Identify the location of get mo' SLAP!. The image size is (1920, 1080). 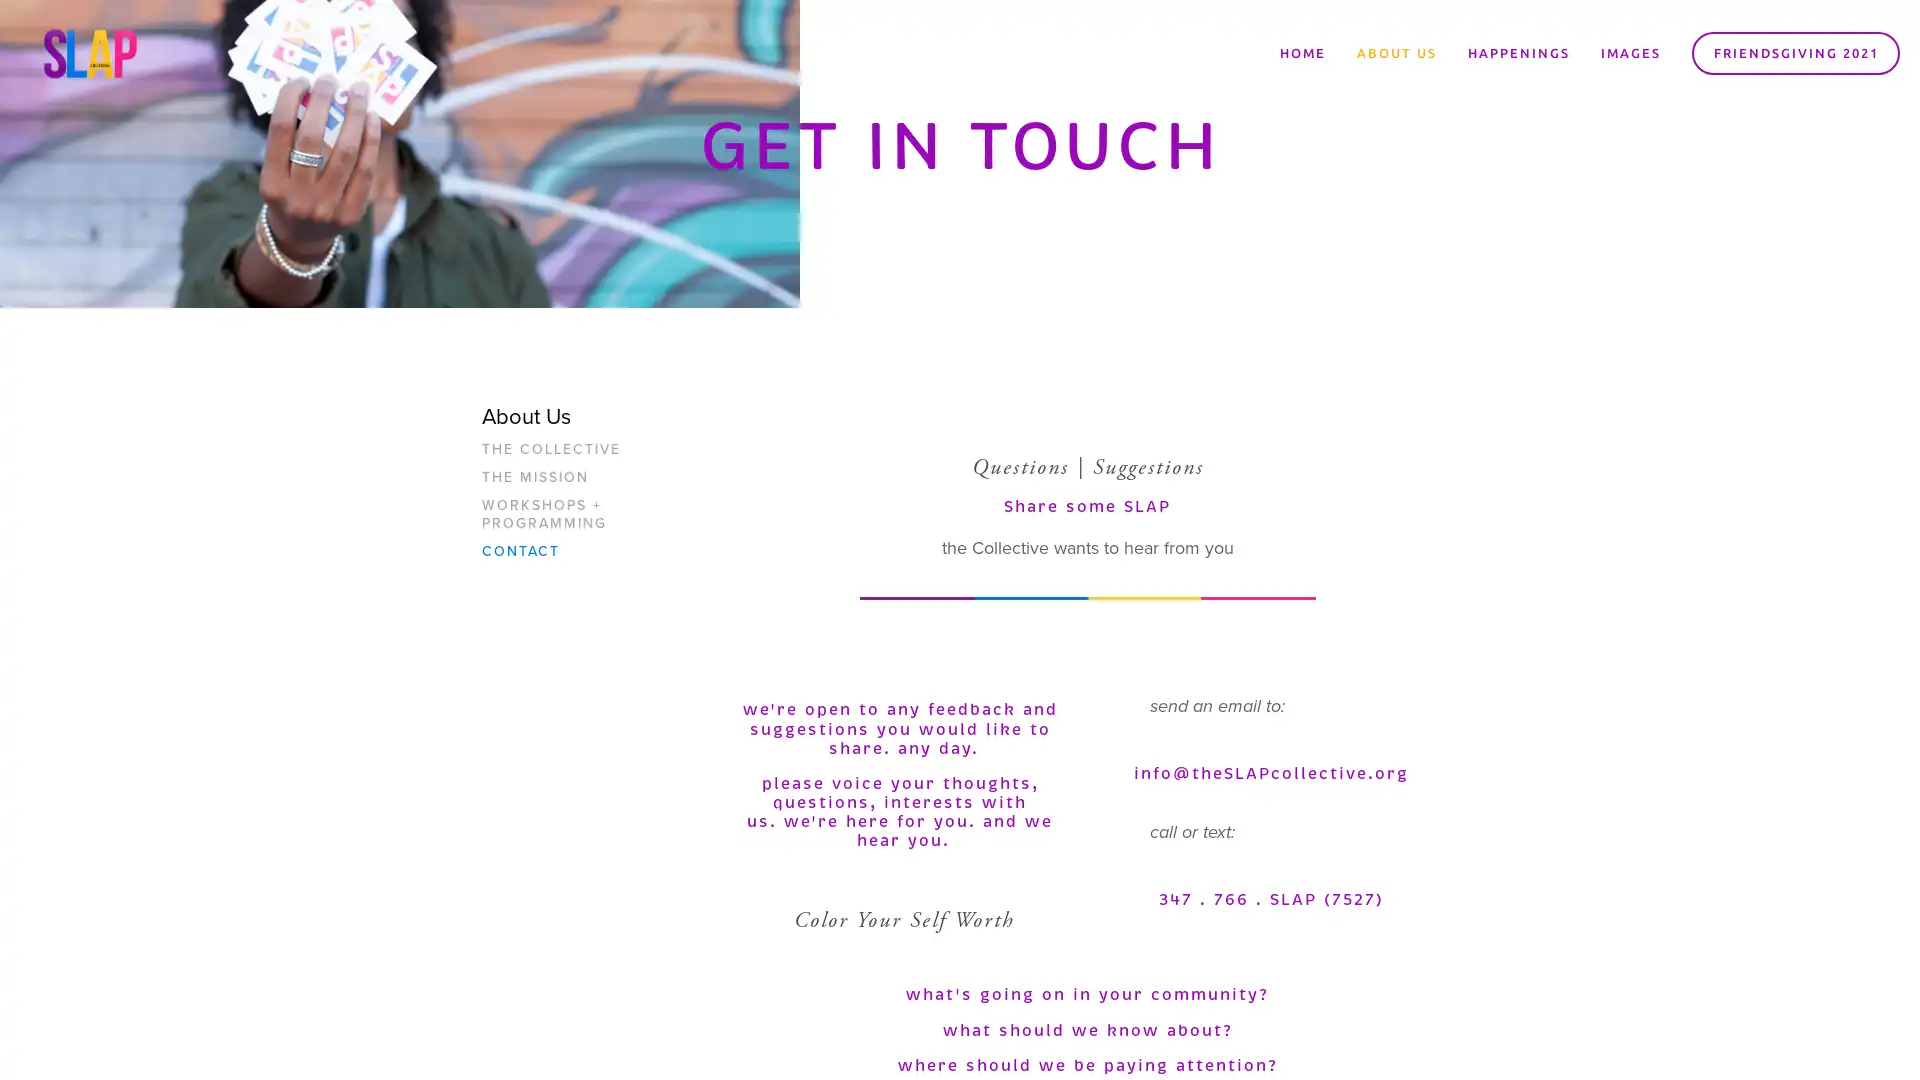
(1084, 592).